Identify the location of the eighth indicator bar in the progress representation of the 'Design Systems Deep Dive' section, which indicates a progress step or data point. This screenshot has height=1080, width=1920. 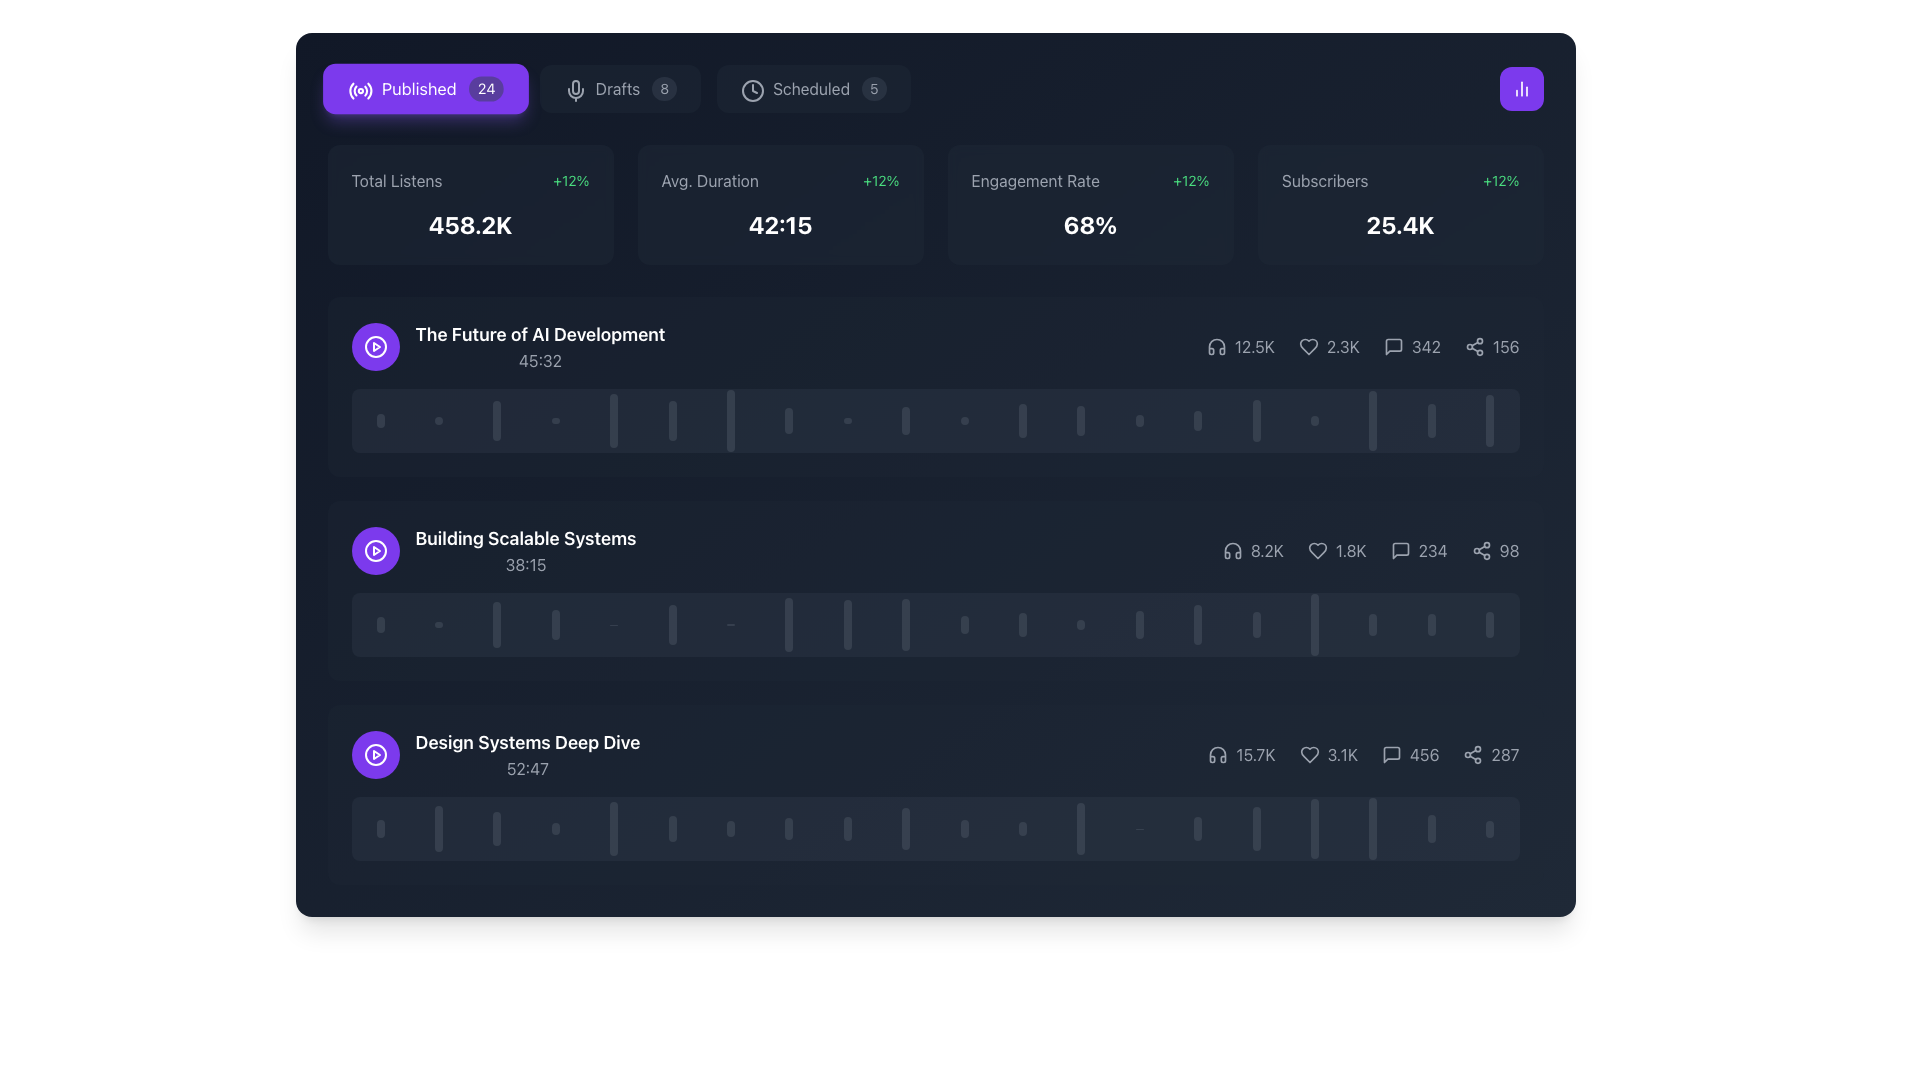
(788, 829).